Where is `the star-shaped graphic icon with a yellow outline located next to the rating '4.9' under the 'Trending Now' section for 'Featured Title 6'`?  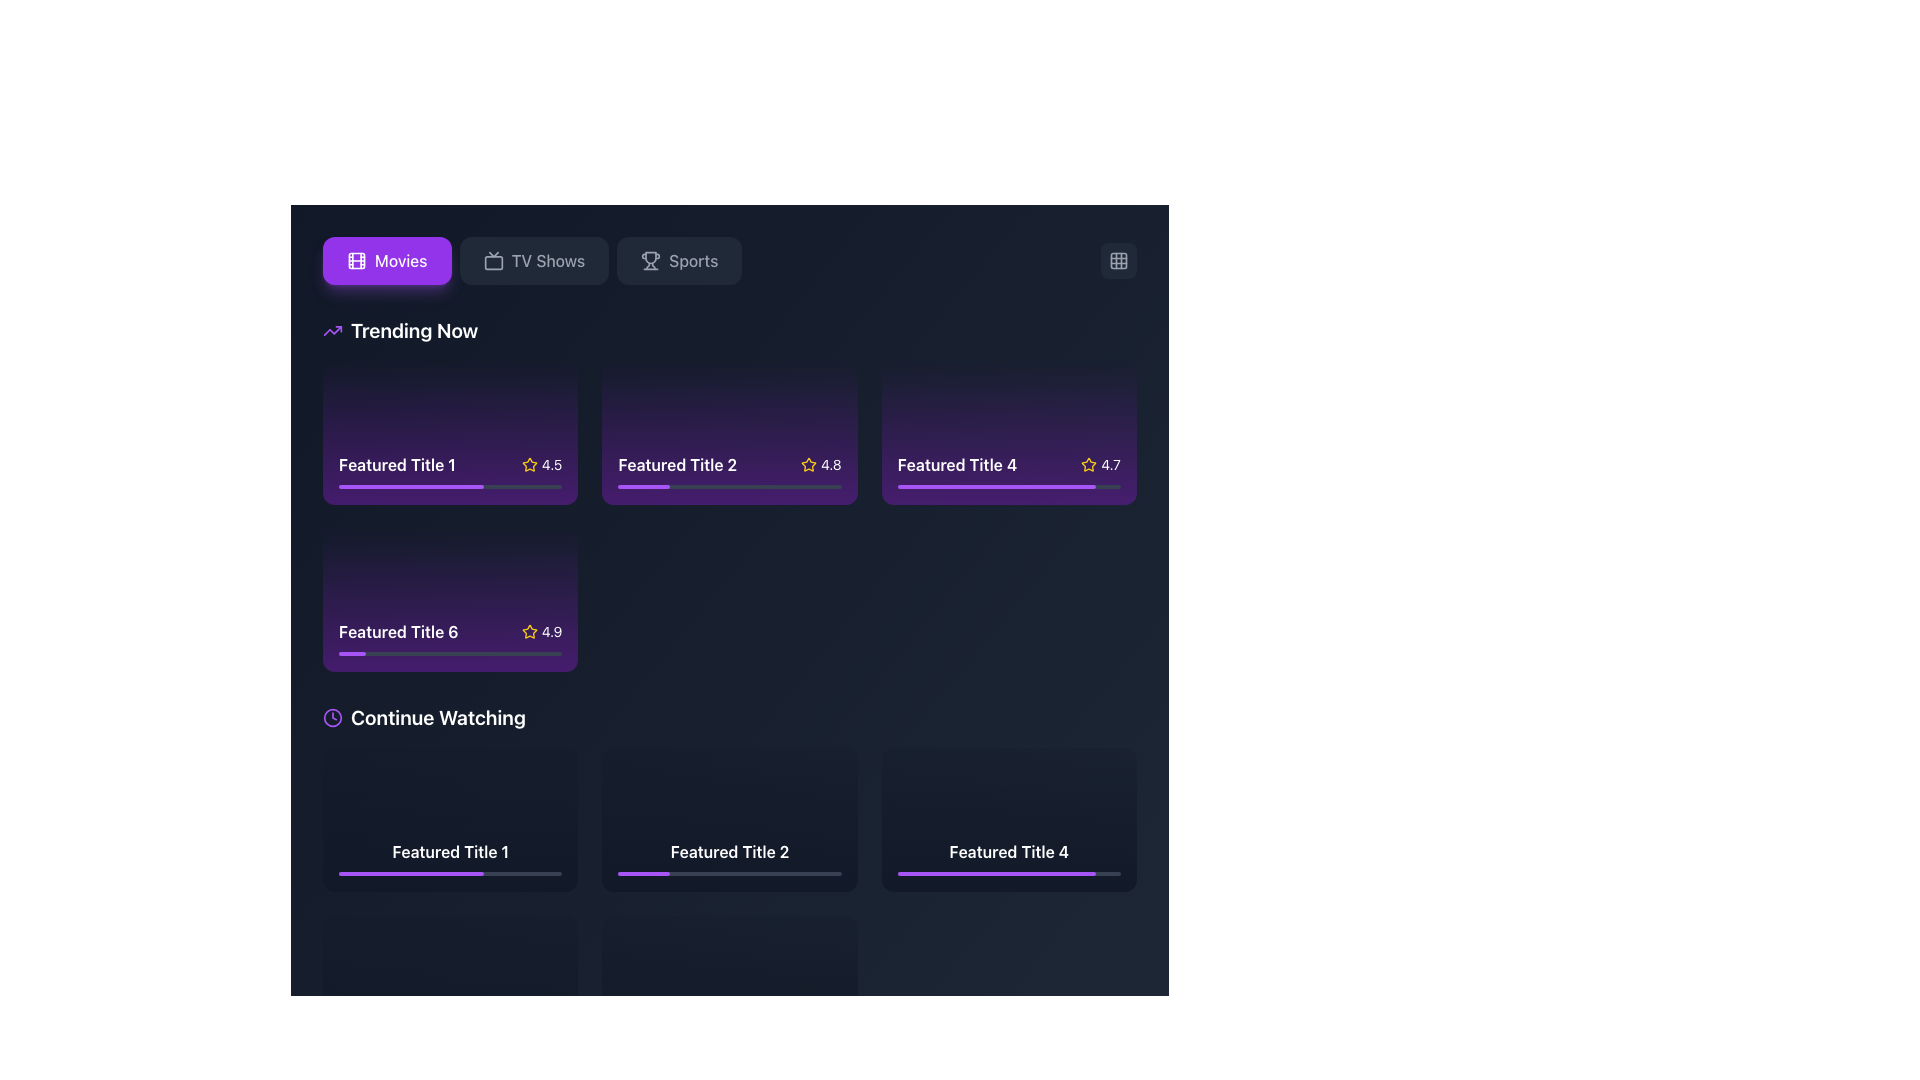
the star-shaped graphic icon with a yellow outline located next to the rating '4.9' under the 'Trending Now' section for 'Featured Title 6' is located at coordinates (529, 631).